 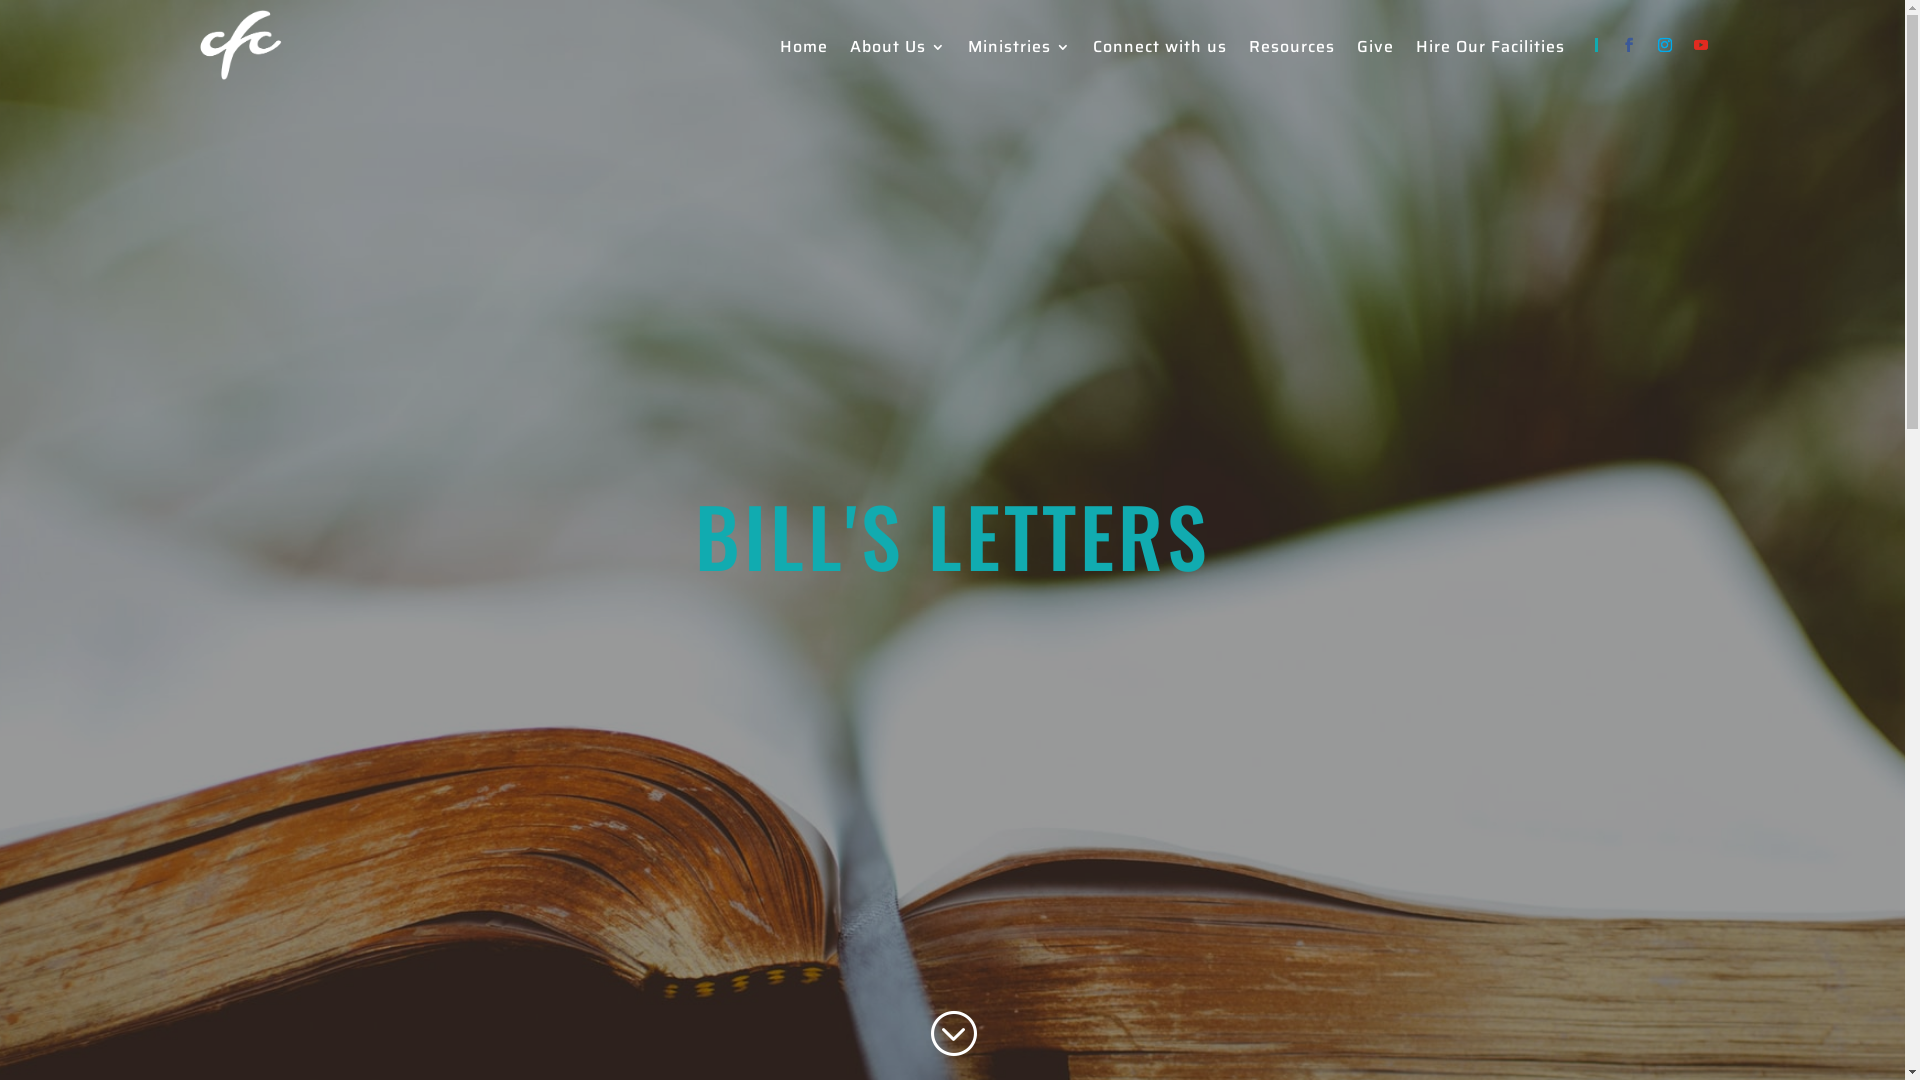 I want to click on 'About Us', so click(x=896, y=49).